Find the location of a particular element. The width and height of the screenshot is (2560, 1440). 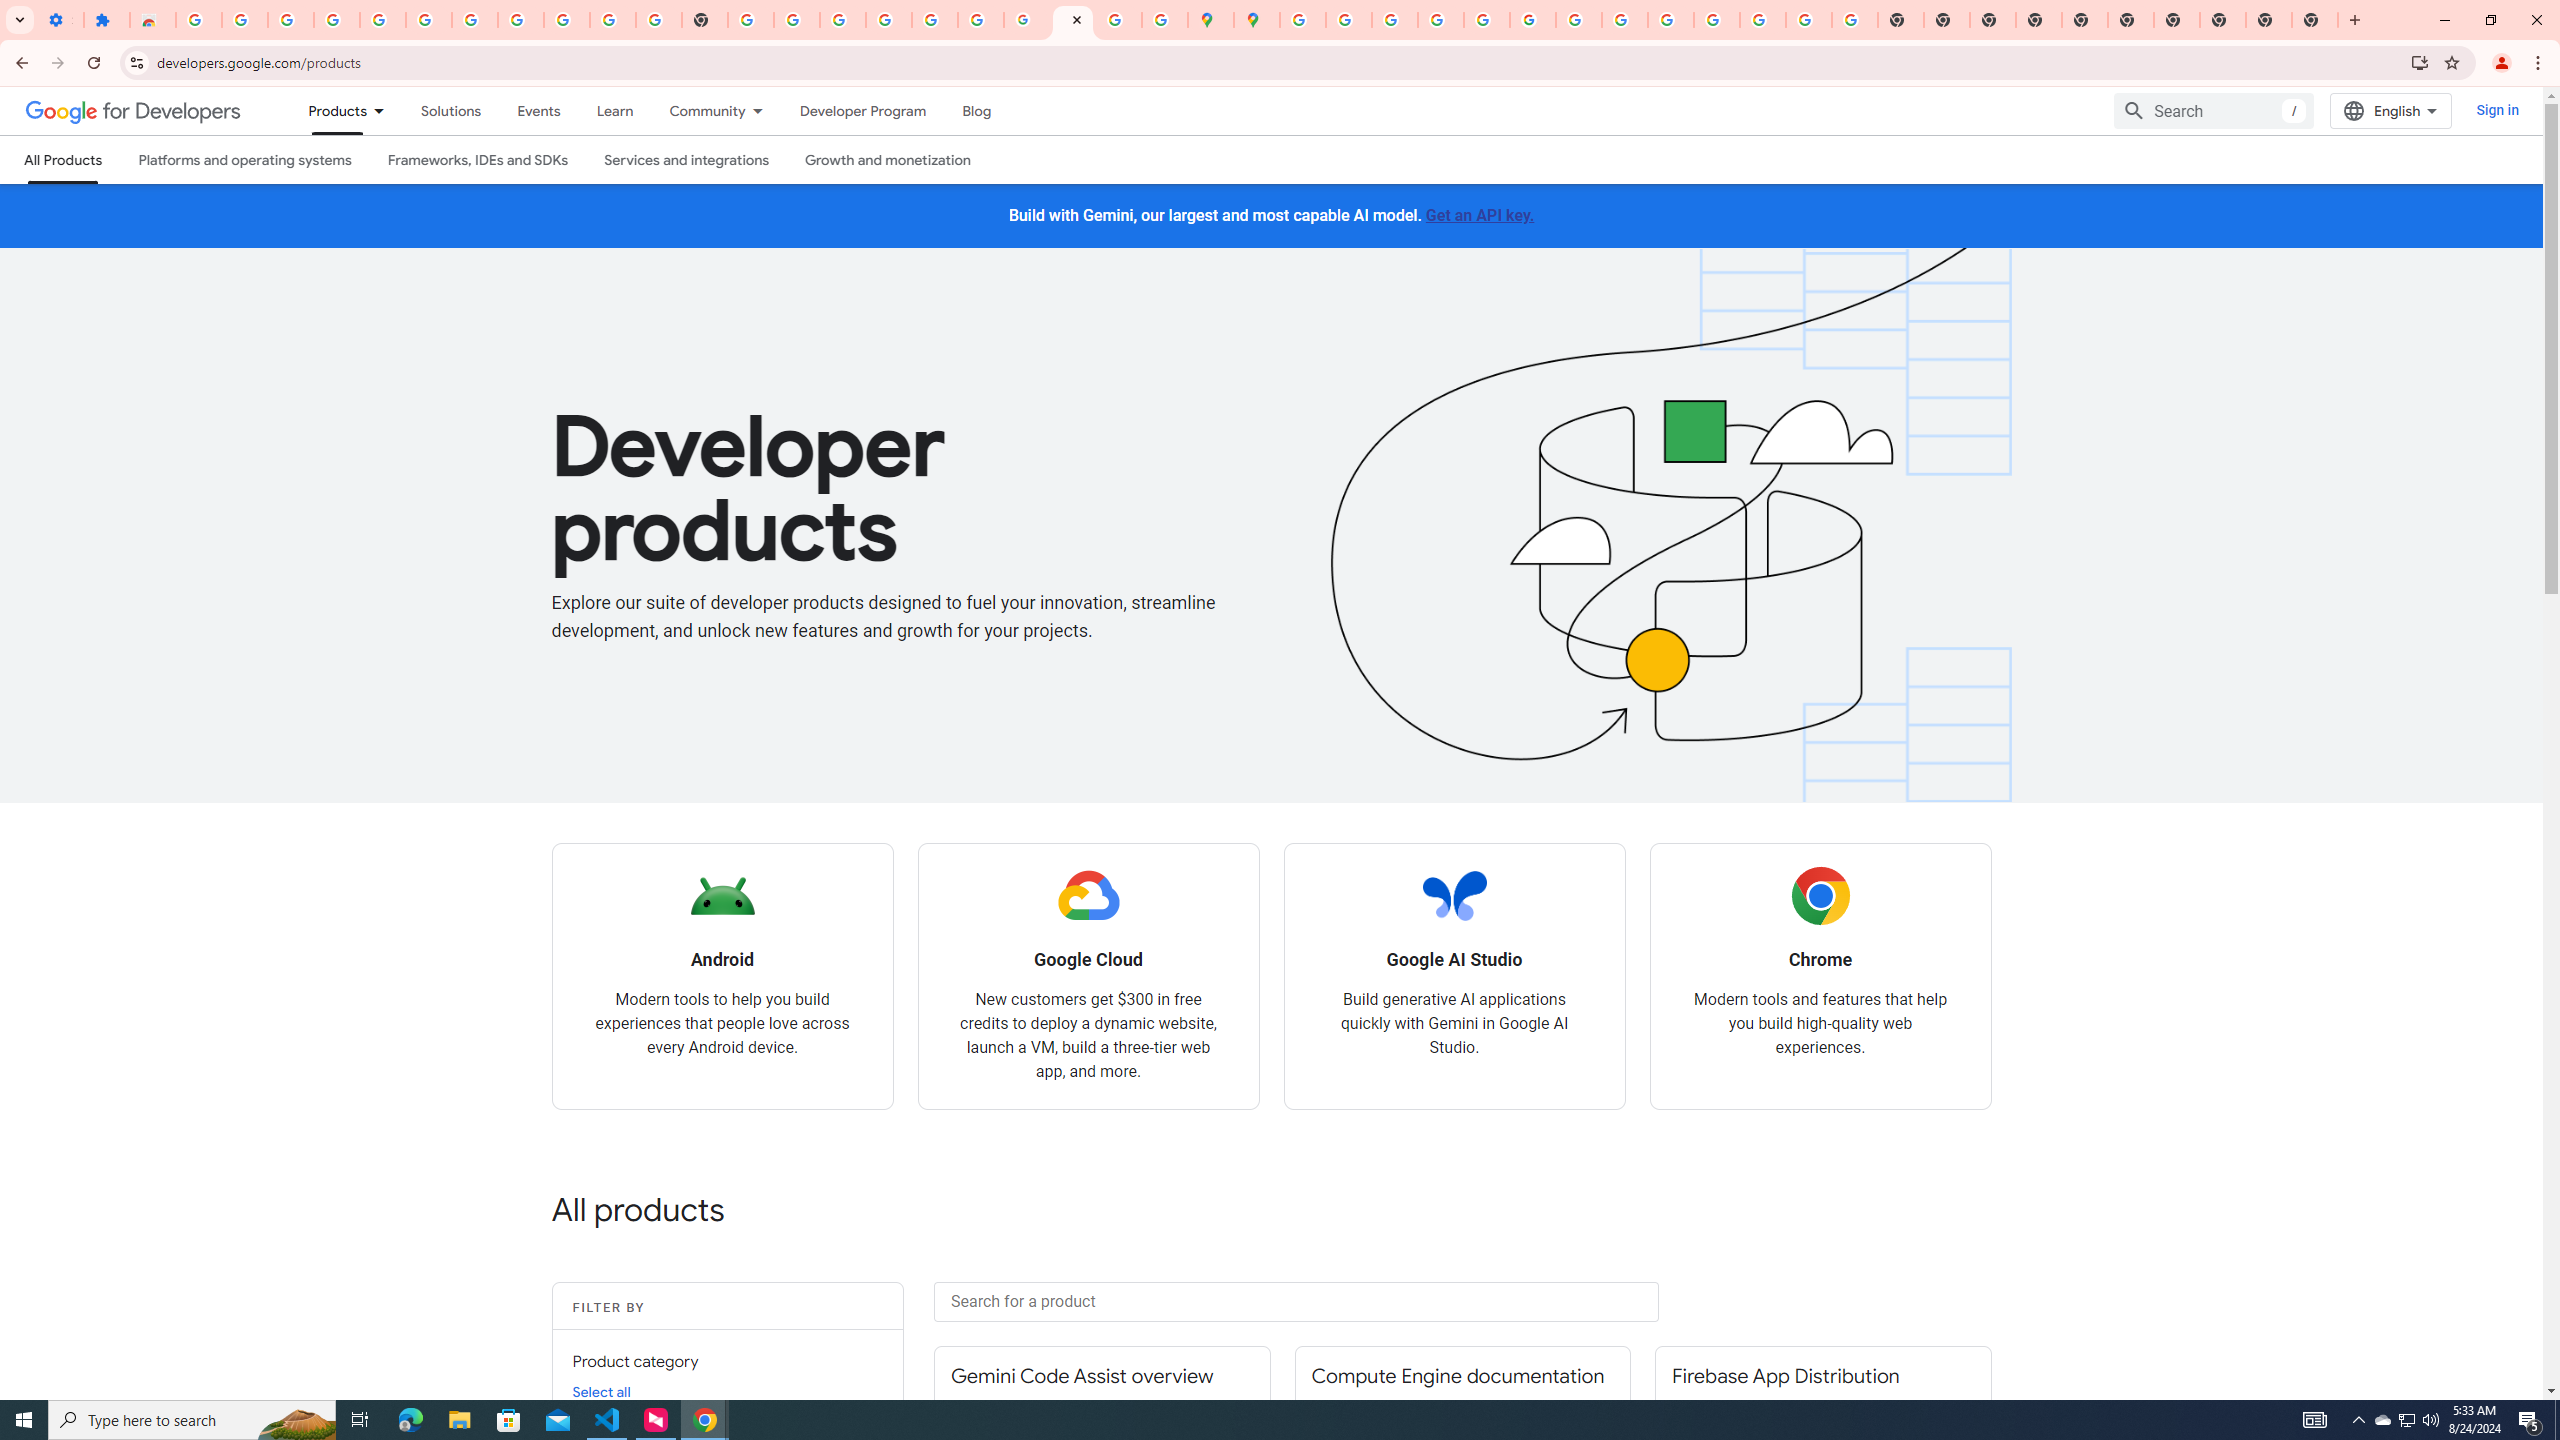

'Learn how to find your photos - Google Photos Help' is located at coordinates (382, 19).